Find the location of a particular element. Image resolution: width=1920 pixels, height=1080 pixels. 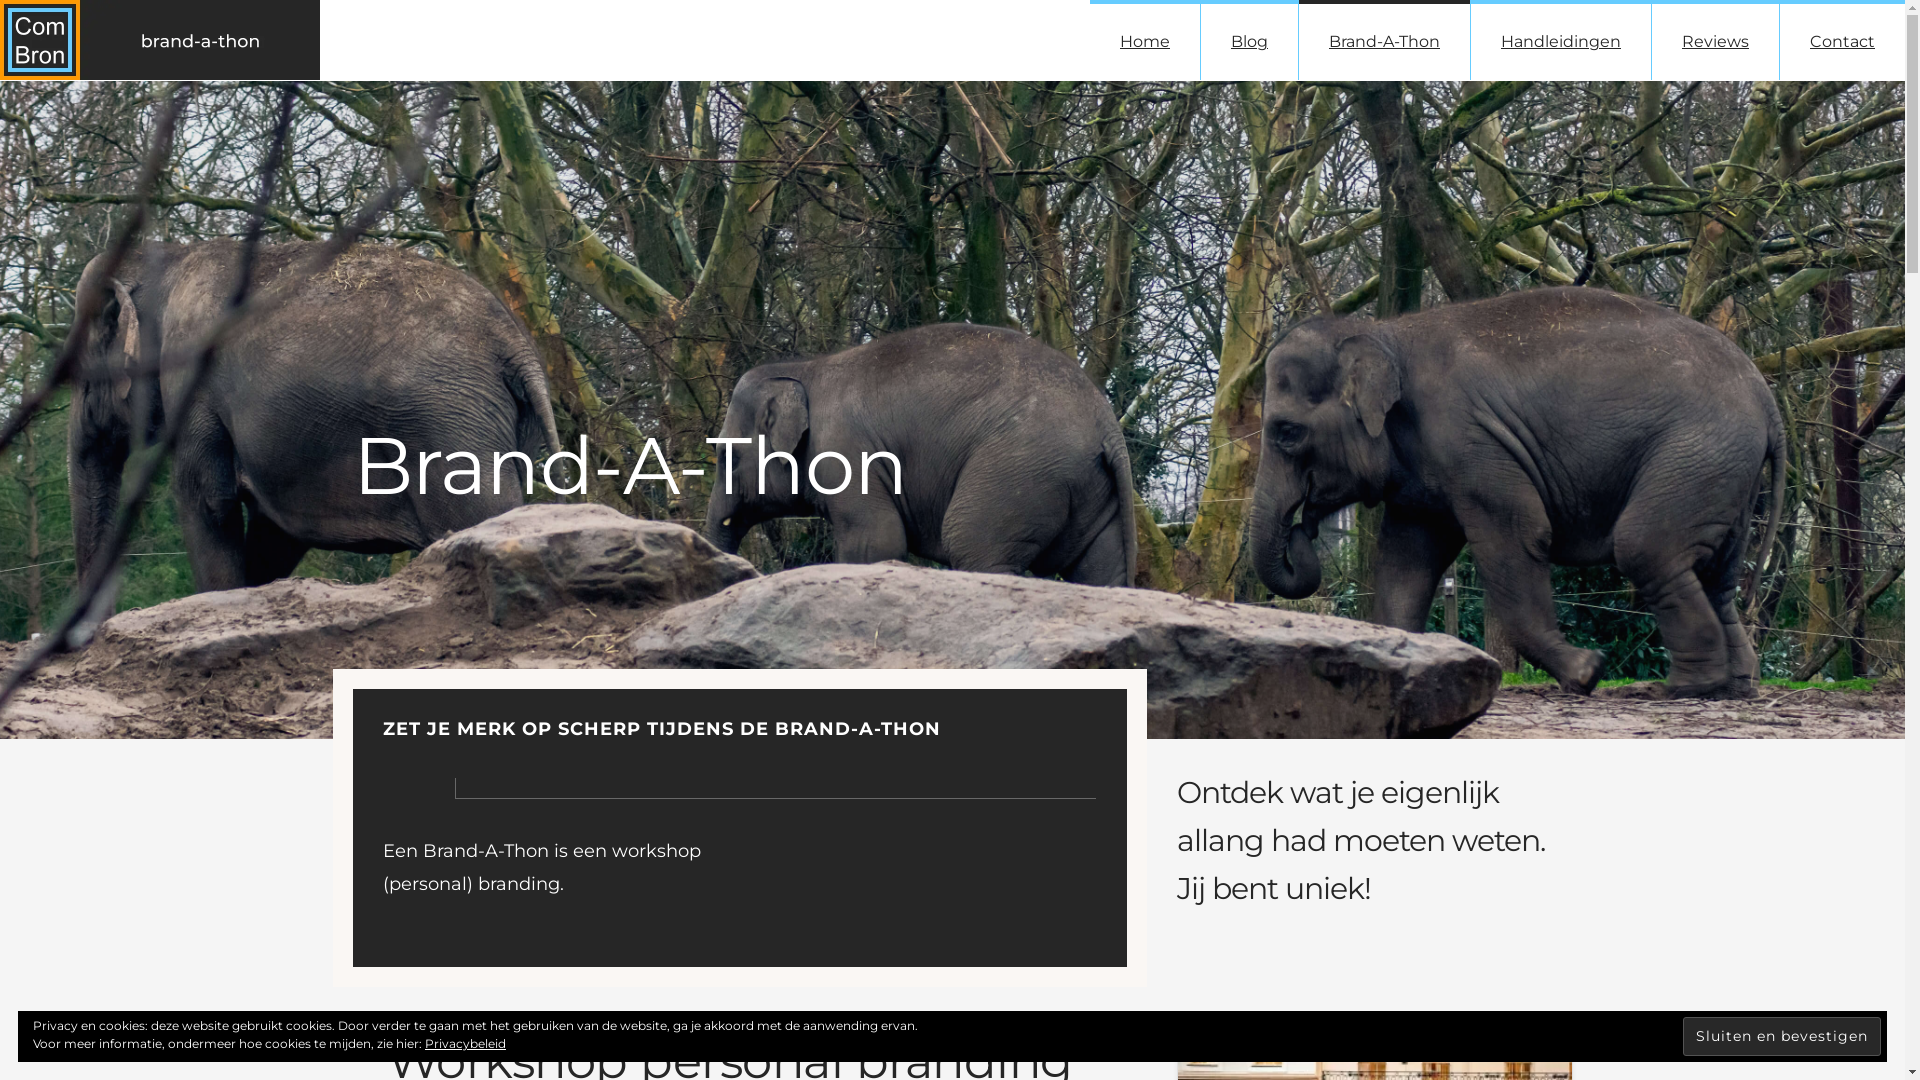

'ComBron Communicatie' is located at coordinates (662, 965).